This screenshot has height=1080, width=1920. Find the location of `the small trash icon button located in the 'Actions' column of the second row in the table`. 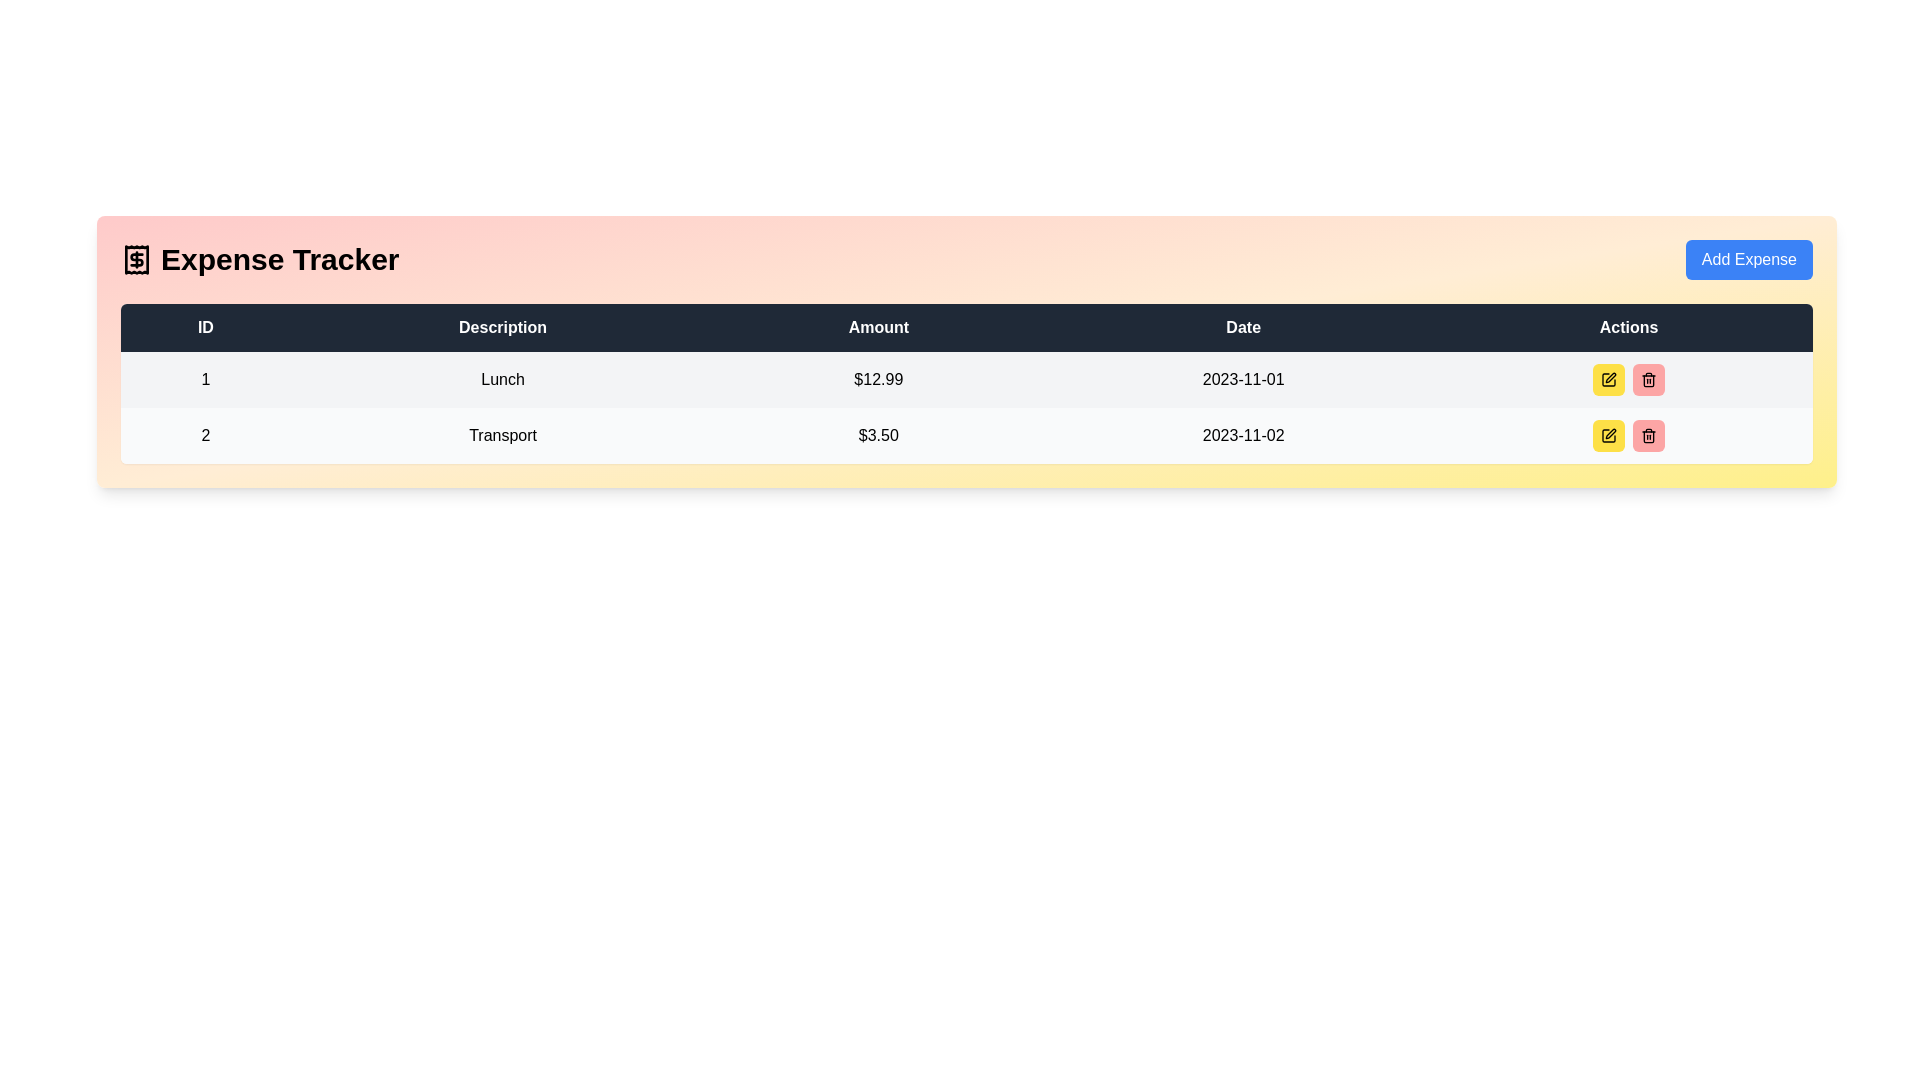

the small trash icon button located in the 'Actions' column of the second row in the table is located at coordinates (1649, 434).